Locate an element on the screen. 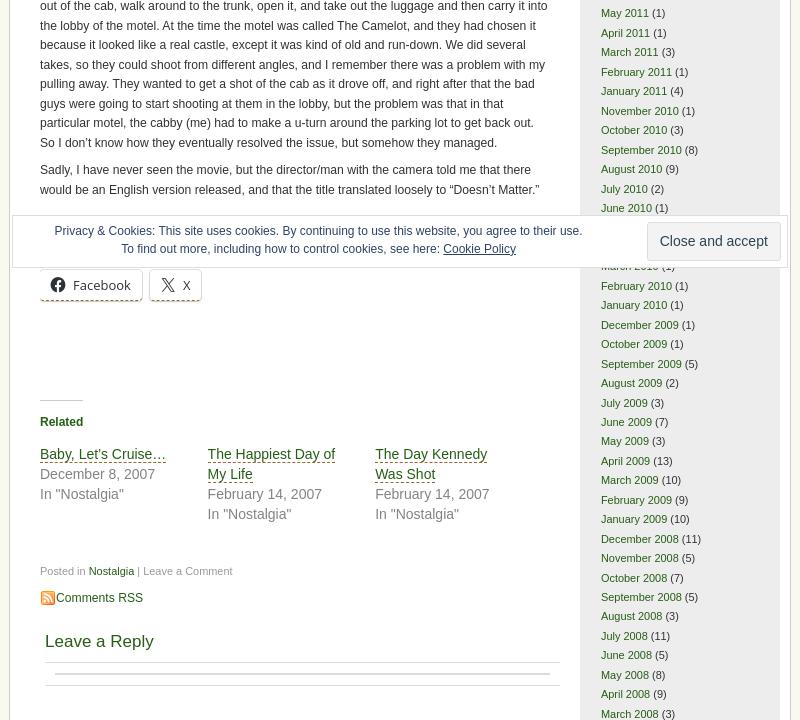  'August 2010' is located at coordinates (600, 167).